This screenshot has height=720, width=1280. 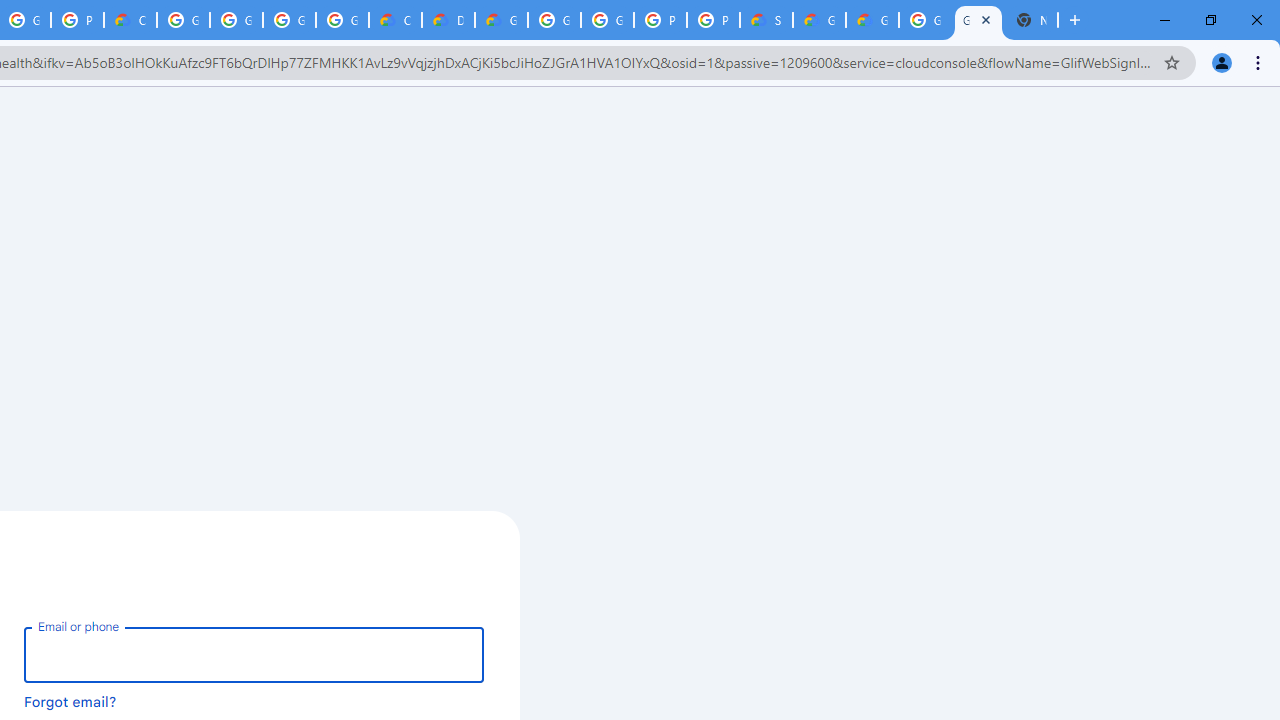 I want to click on 'Google Cloud Platform', so click(x=554, y=20).